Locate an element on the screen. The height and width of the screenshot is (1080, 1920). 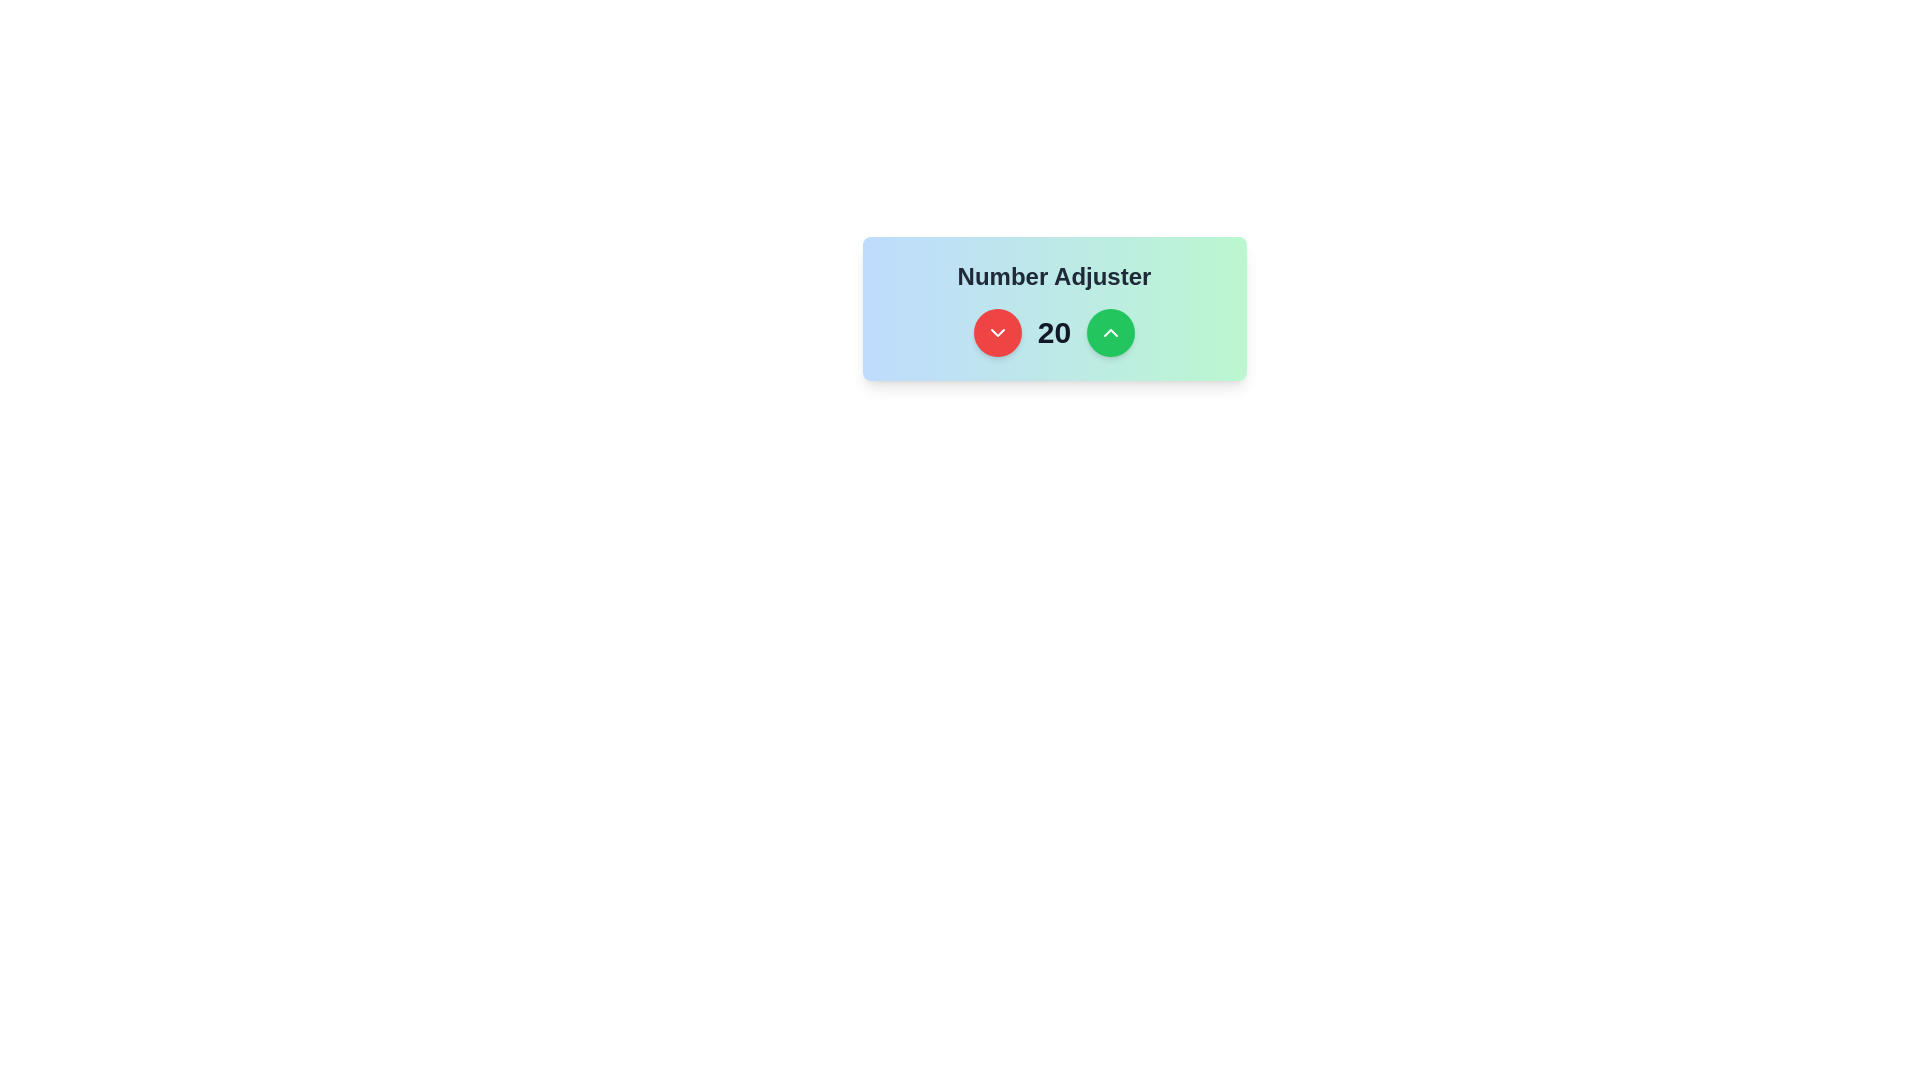
the small, downward-pointing arrow icon located within the red circular button on the left side of the 'Number Adjuster' horizontal group is located at coordinates (997, 331).